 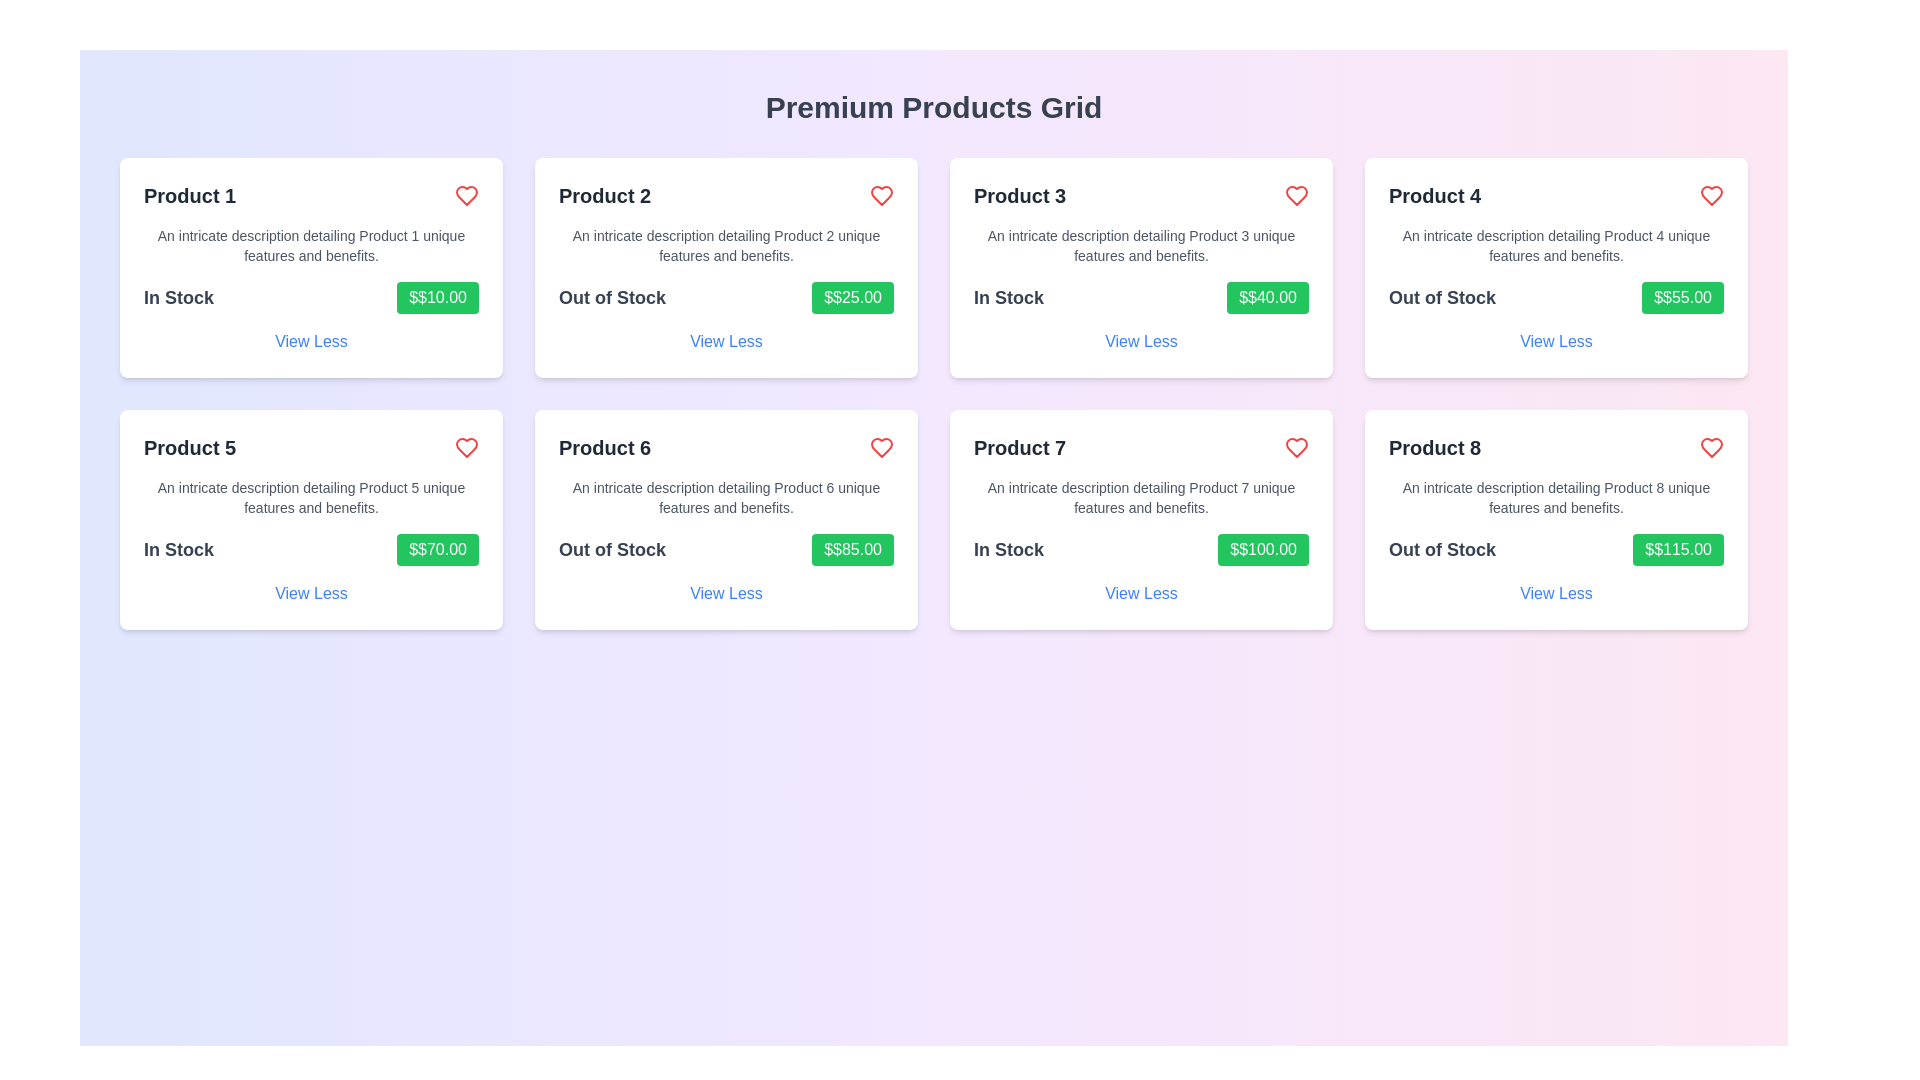 What do you see at coordinates (1008, 297) in the screenshot?
I see `the 'In Stock' text label located in the third product card of the grid layout, which is styled in bold dark gray and positioned above the 'View Less' link` at bounding box center [1008, 297].